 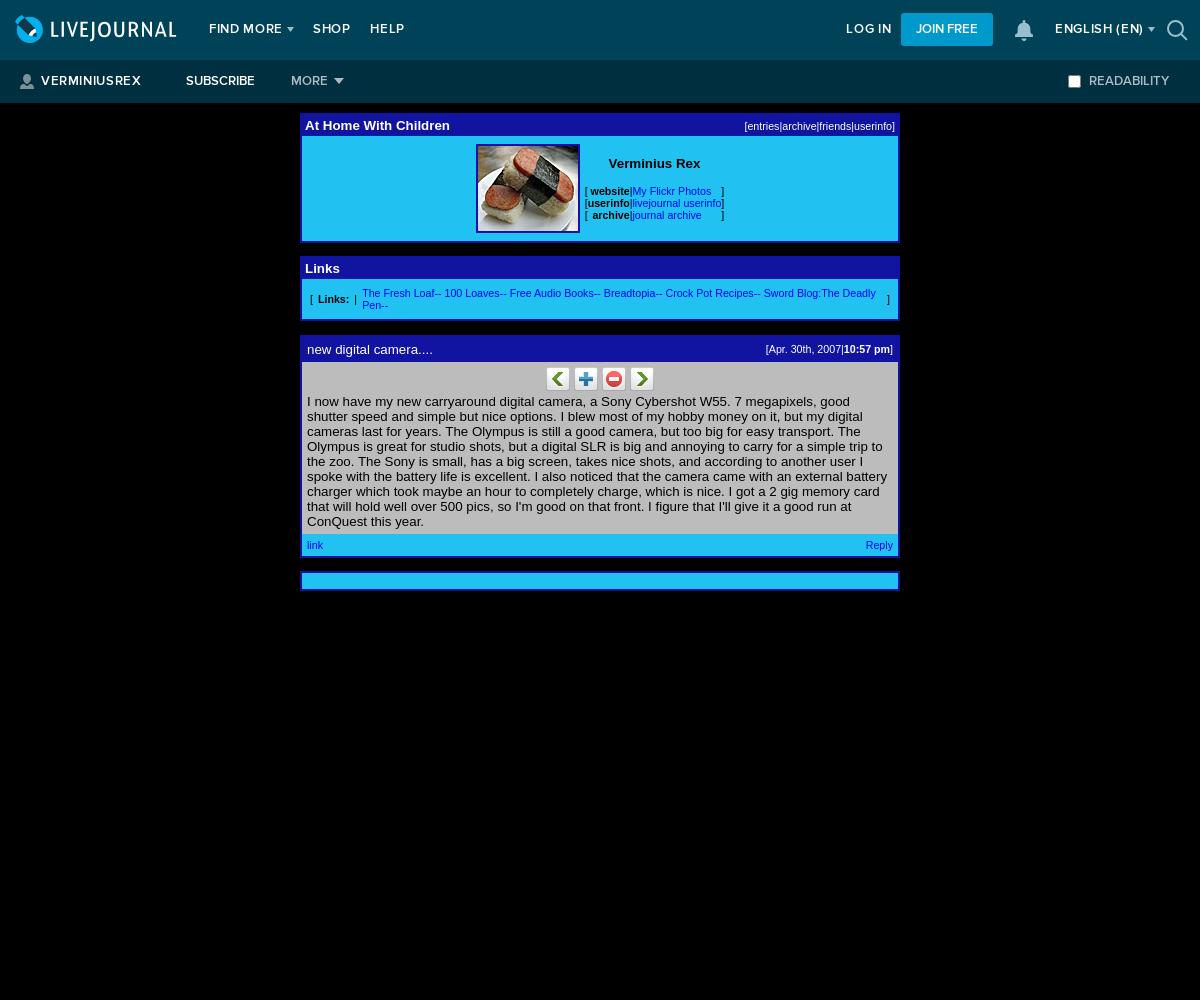 I want to click on 'journal archive', so click(x=666, y=213).